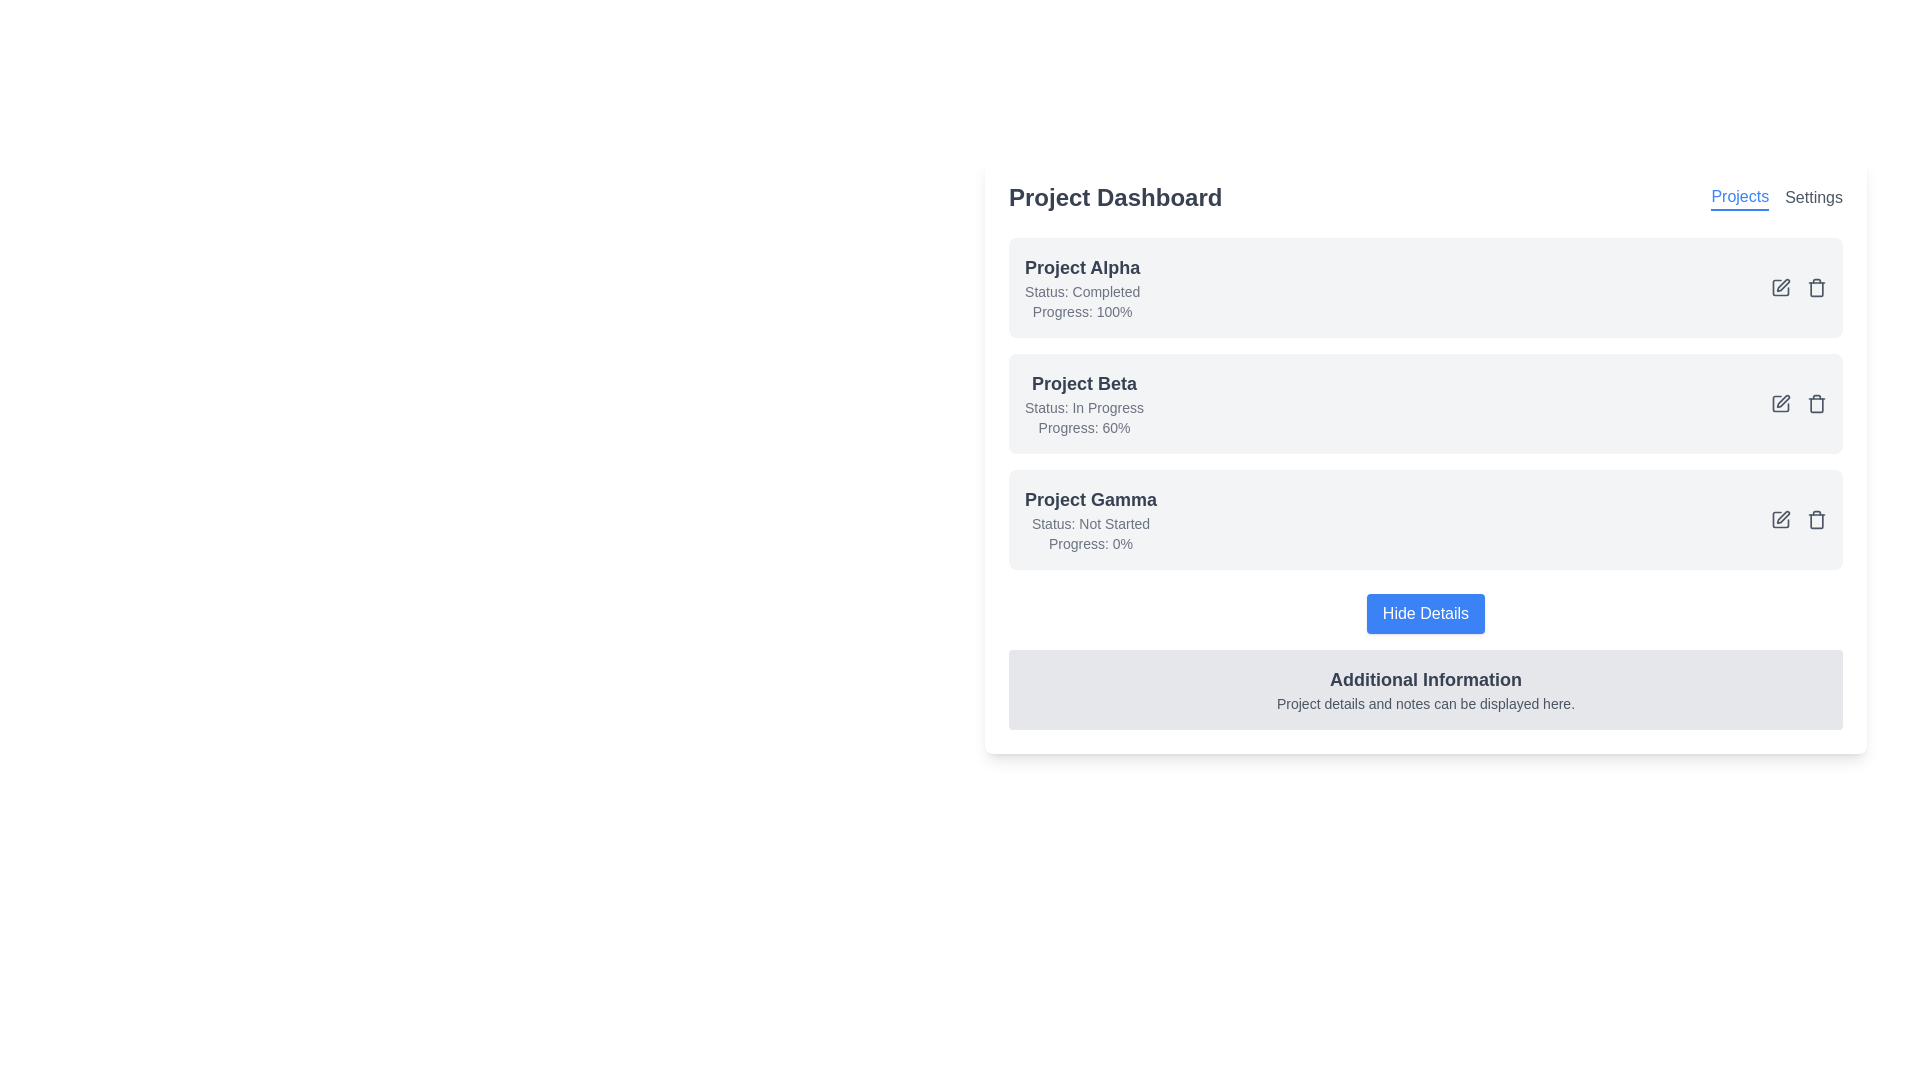 The width and height of the screenshot is (1920, 1080). What do you see at coordinates (1089, 543) in the screenshot?
I see `the text label indicating the progress percentage for 'Project Gamma', located below the 'Status: Not Started' line in the project summary box` at bounding box center [1089, 543].